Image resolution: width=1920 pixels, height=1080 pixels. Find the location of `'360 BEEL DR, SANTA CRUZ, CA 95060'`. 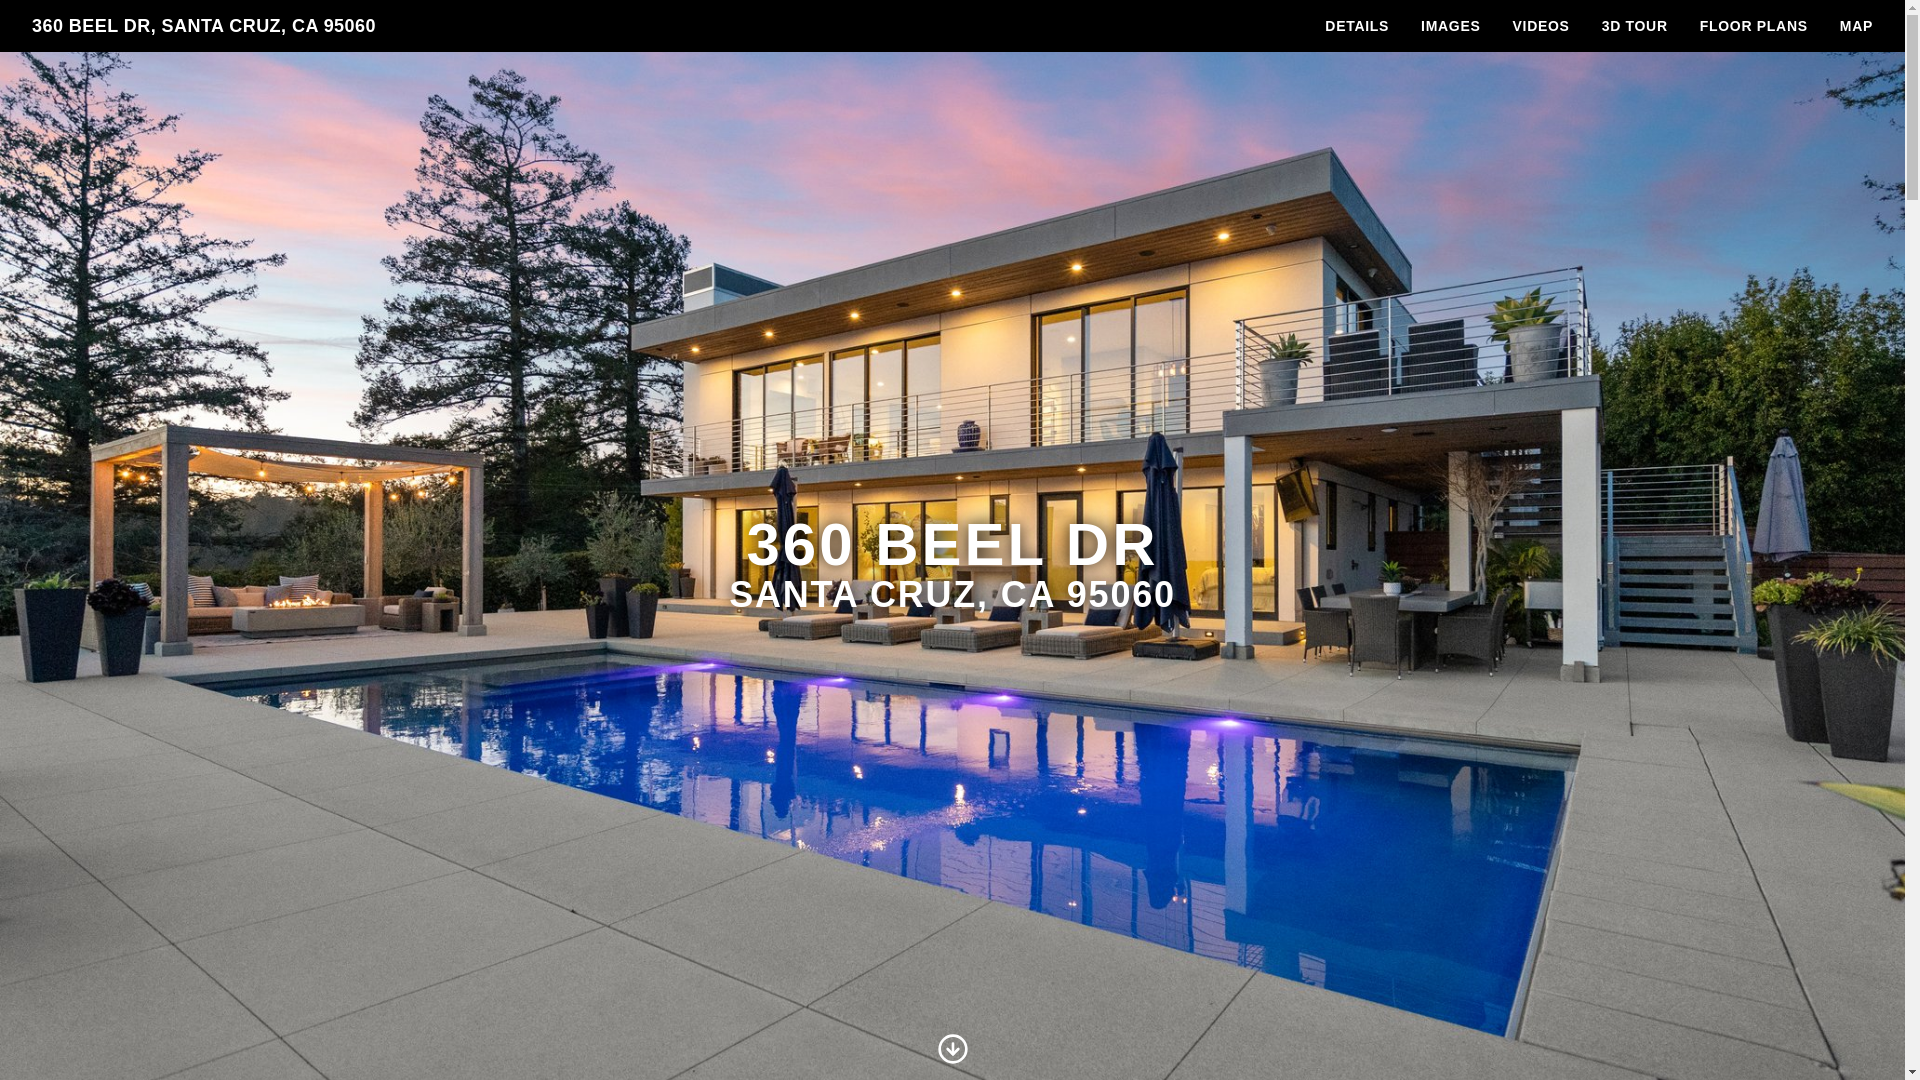

'360 BEEL DR, SANTA CRUZ, CA 95060' is located at coordinates (203, 26).